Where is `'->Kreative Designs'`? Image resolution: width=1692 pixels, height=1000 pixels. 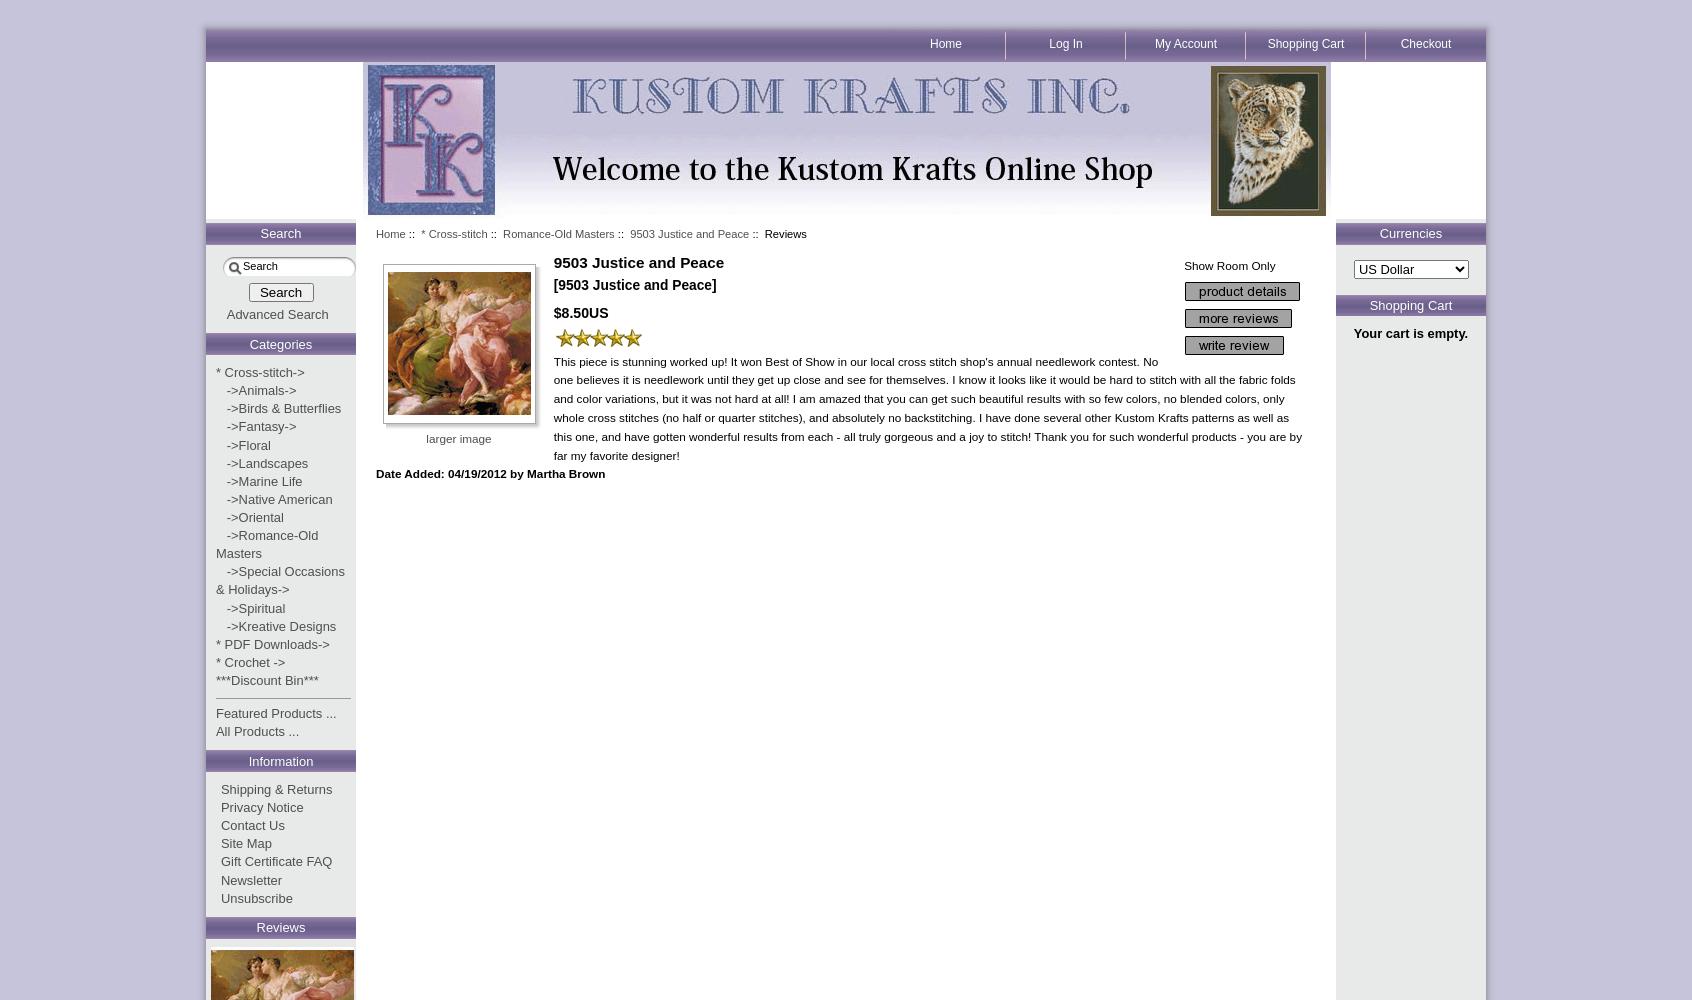 '->Kreative Designs' is located at coordinates (275, 625).